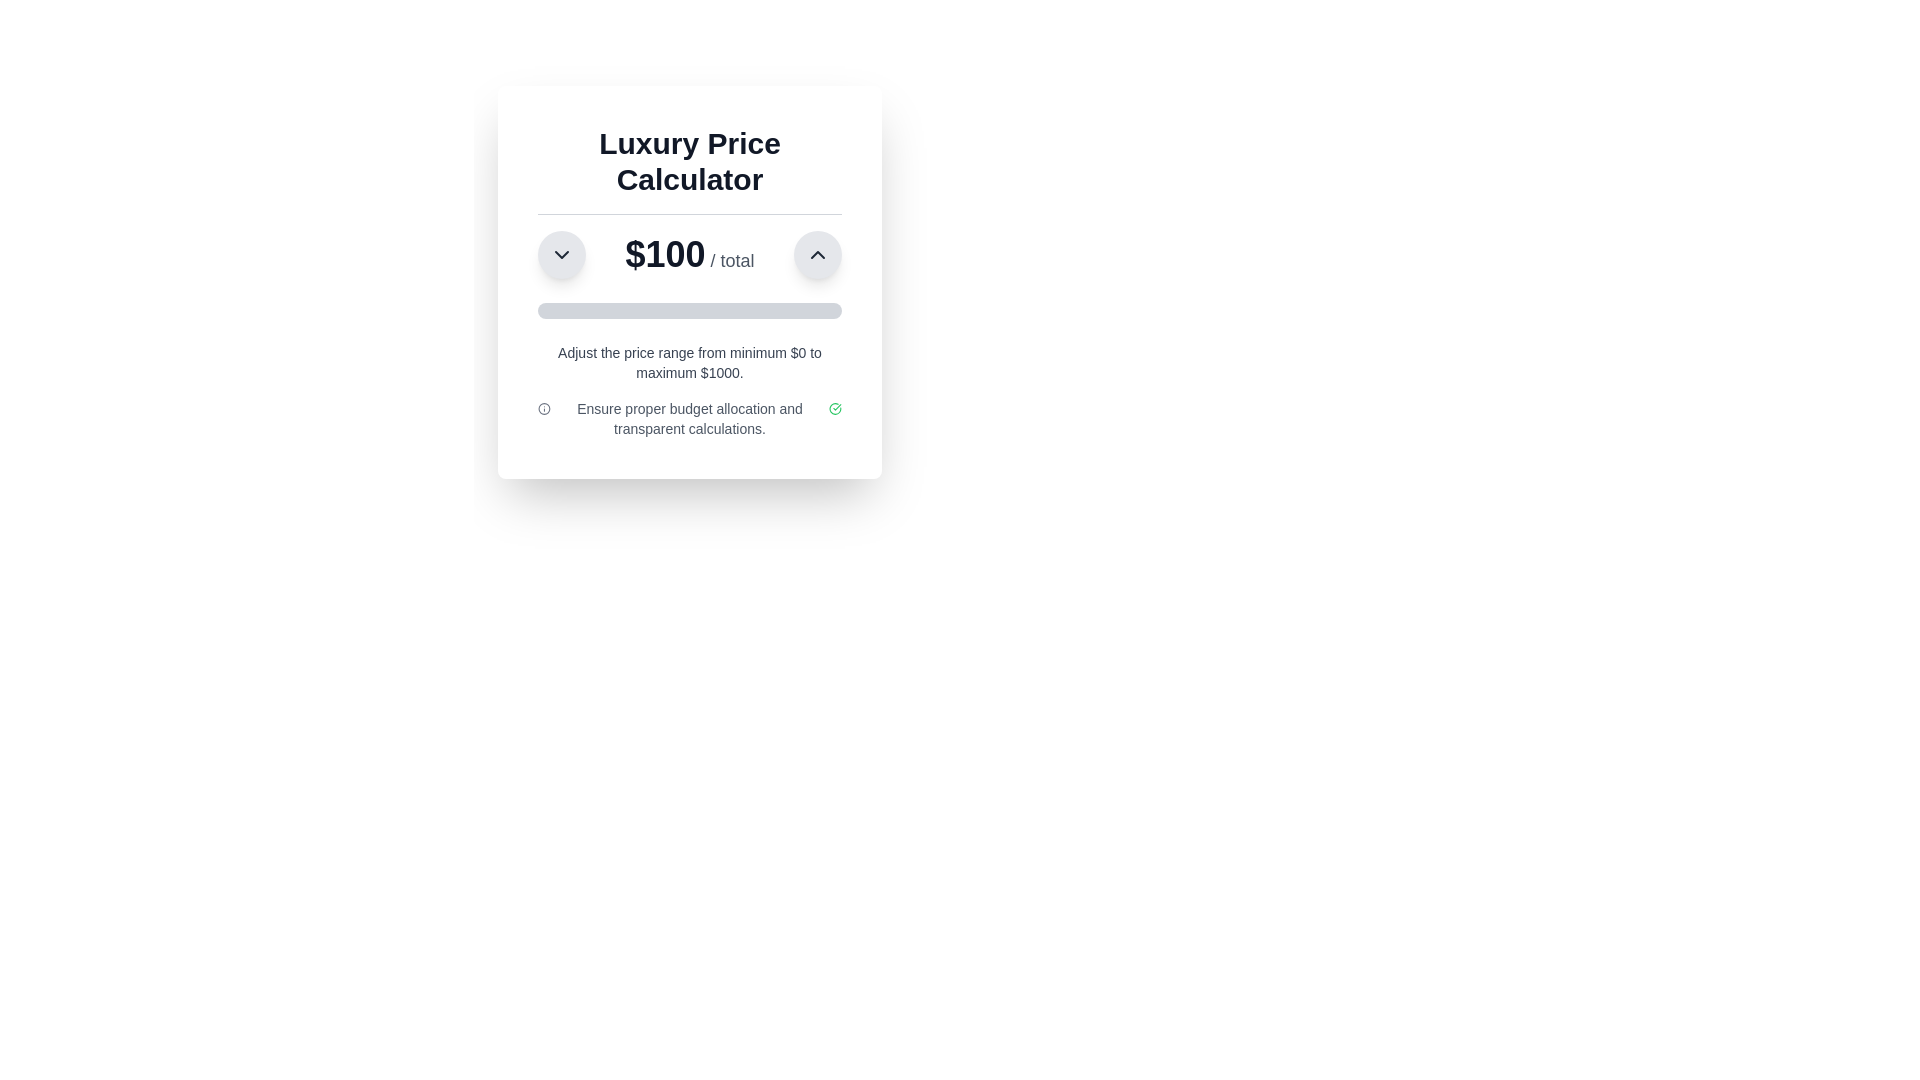  Describe the element at coordinates (835, 407) in the screenshot. I see `the confirmation icon located to the far right of the text 'Ensure proper budget allocation and transparent calculations'` at that location.